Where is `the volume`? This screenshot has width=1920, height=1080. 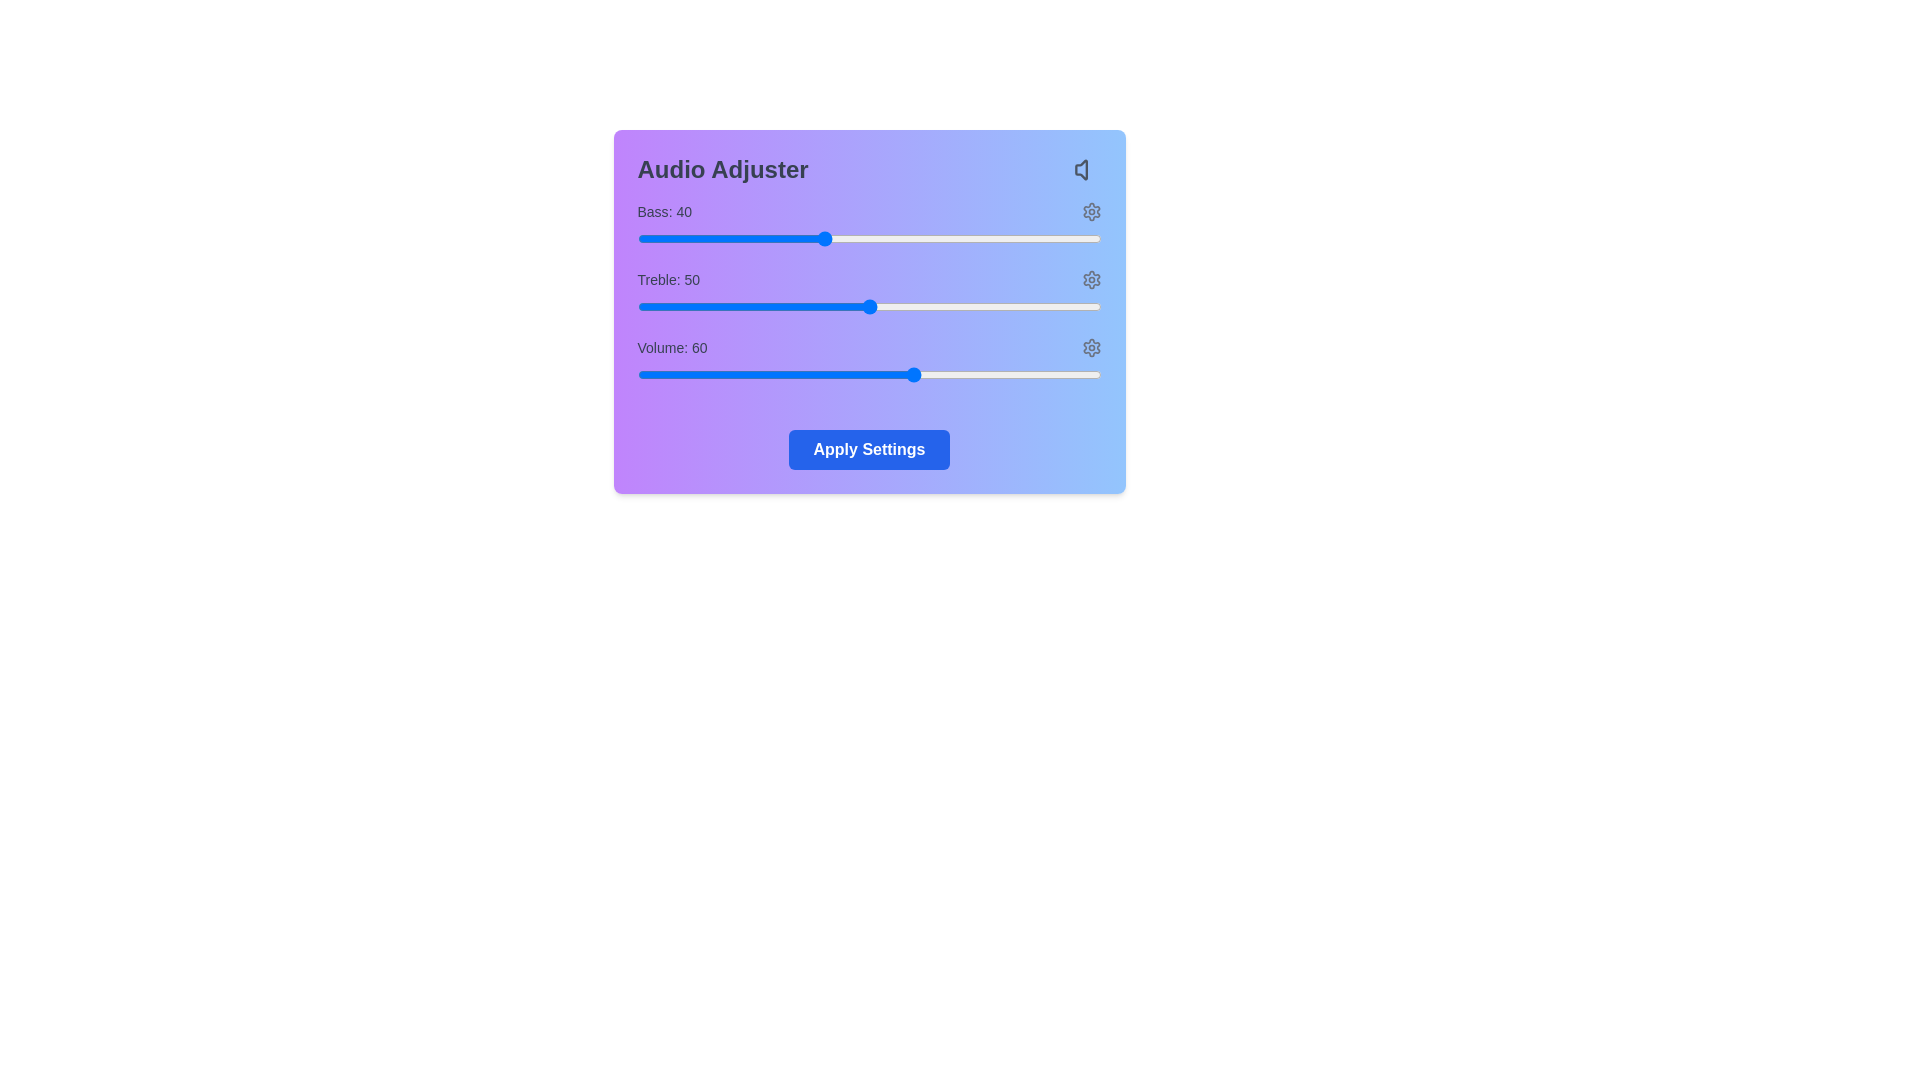 the volume is located at coordinates (651, 374).